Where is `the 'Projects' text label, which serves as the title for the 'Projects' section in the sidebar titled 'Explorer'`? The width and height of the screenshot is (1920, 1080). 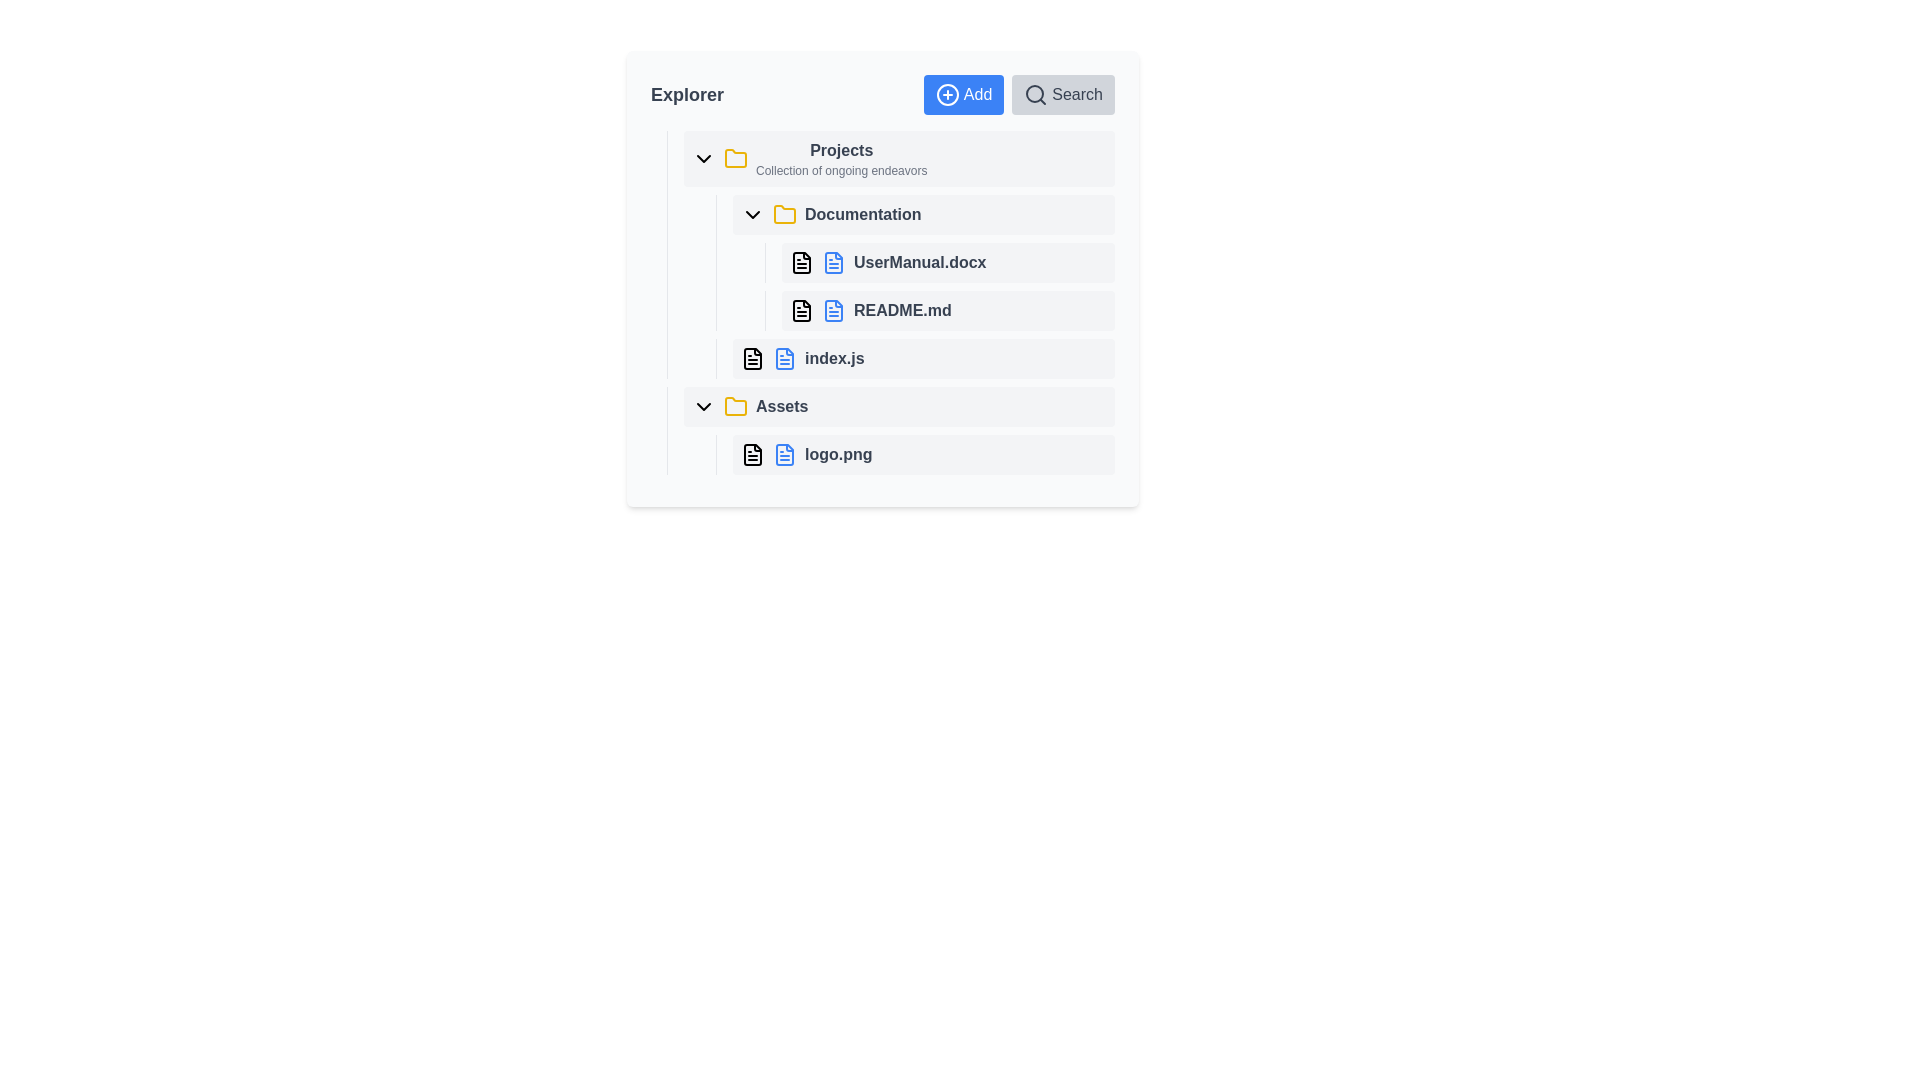
the 'Projects' text label, which serves as the title for the 'Projects' section in the sidebar titled 'Explorer' is located at coordinates (841, 149).